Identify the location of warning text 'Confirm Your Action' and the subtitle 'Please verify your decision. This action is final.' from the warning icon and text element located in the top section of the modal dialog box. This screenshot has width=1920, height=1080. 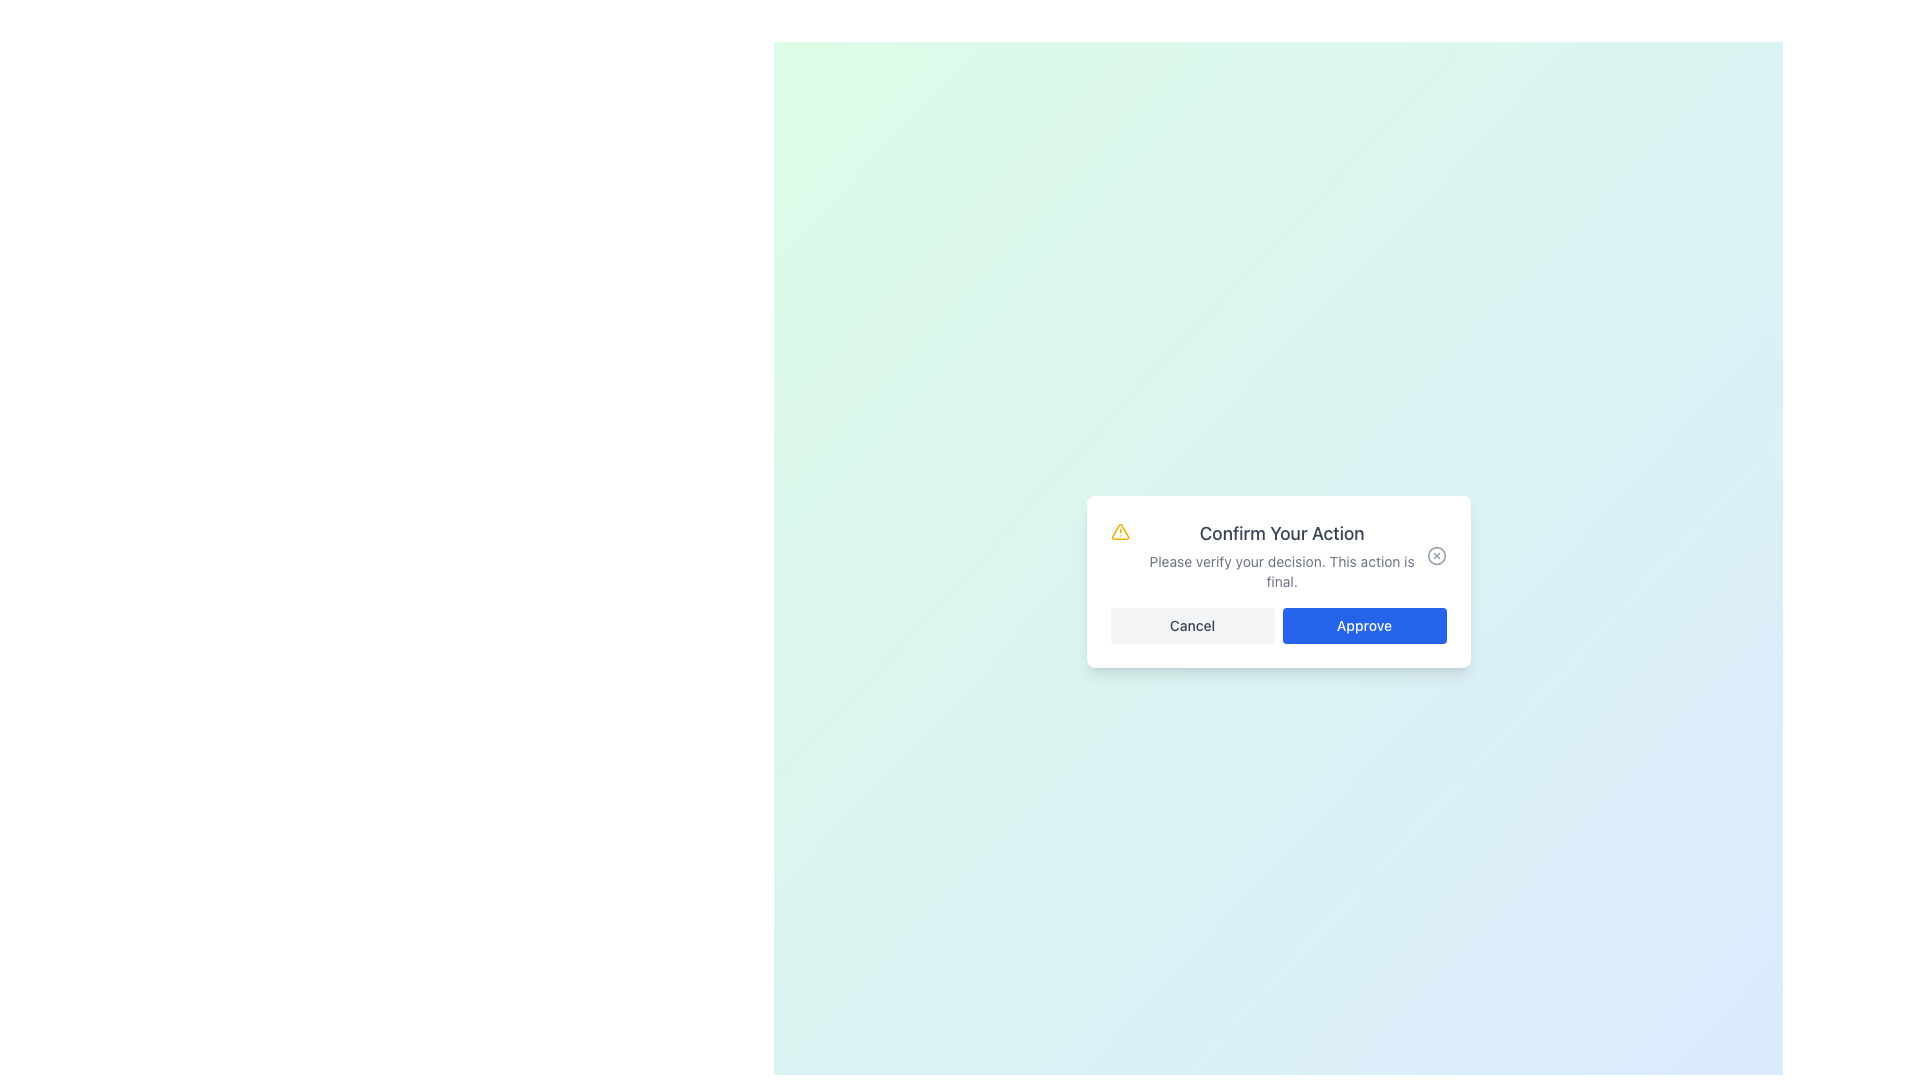
(1267, 555).